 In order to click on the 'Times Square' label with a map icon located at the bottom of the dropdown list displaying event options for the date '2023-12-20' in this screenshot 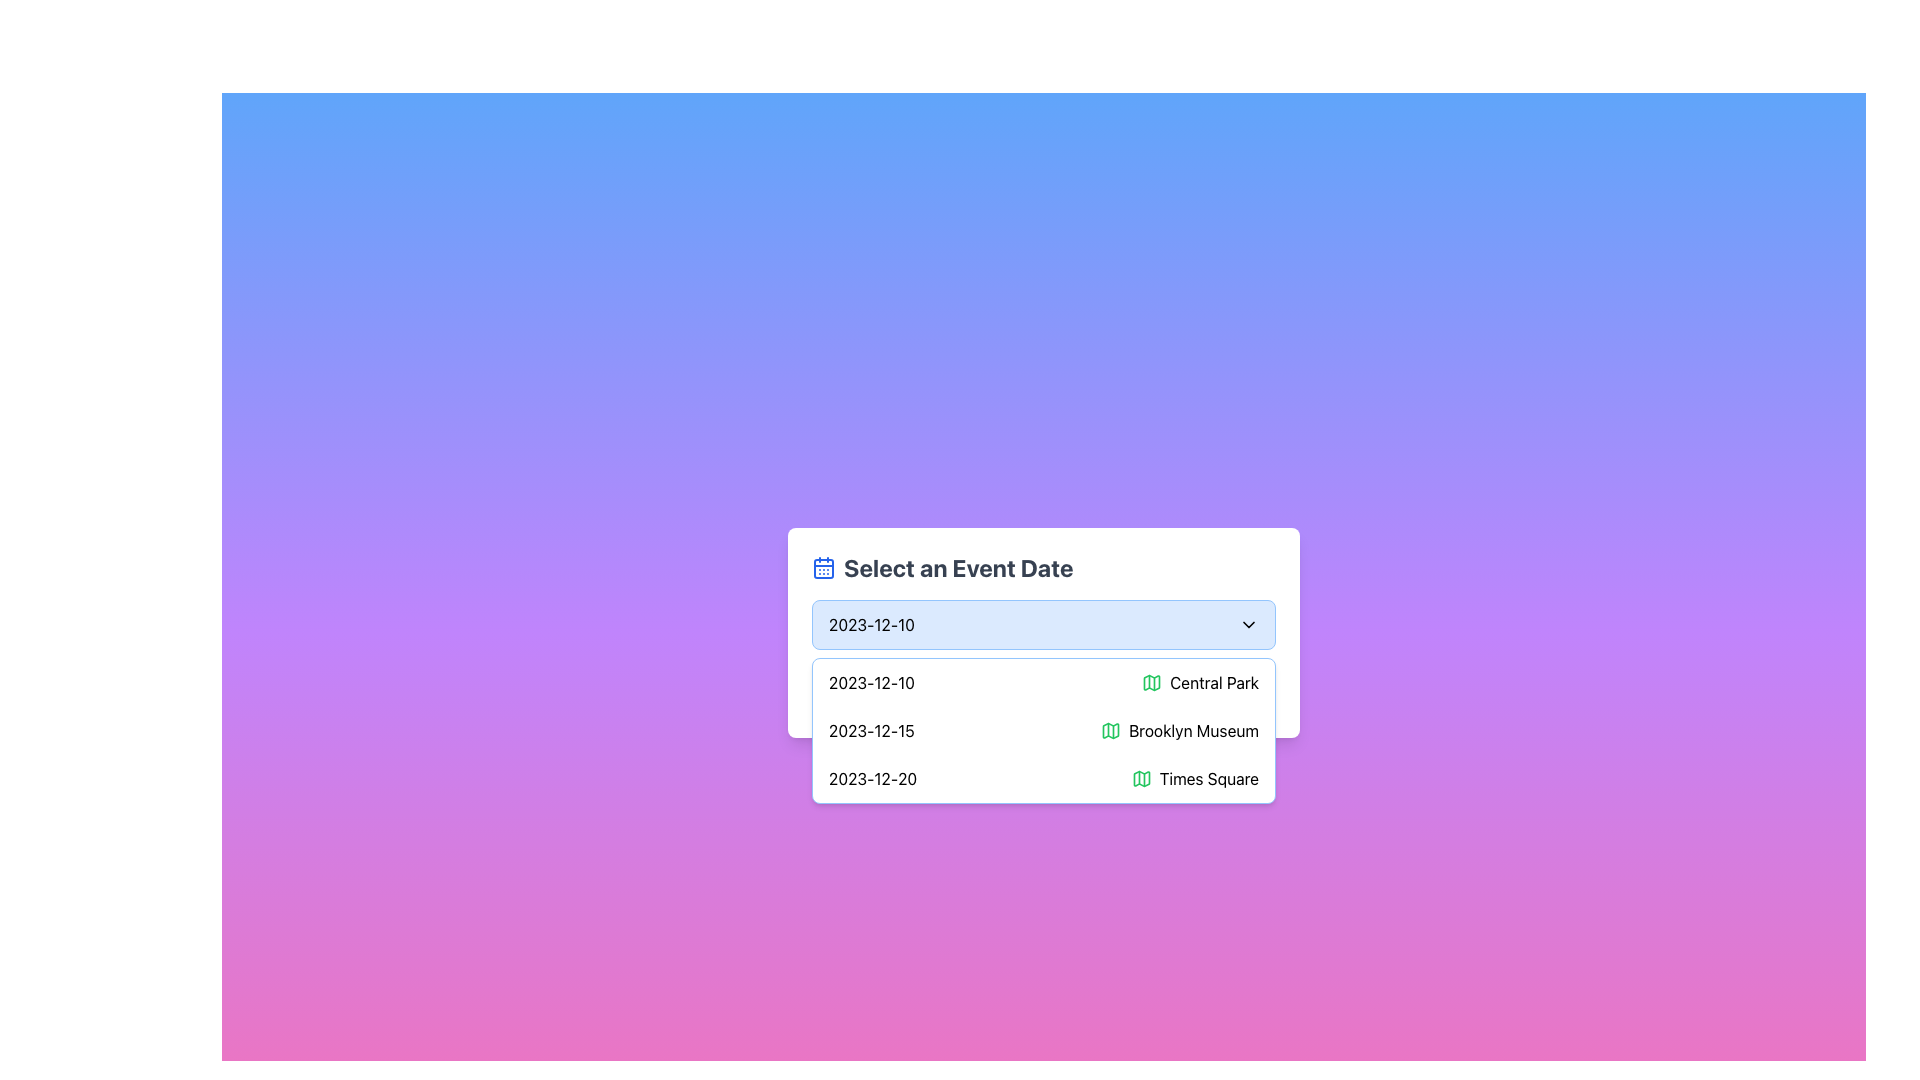, I will do `click(1195, 778)`.